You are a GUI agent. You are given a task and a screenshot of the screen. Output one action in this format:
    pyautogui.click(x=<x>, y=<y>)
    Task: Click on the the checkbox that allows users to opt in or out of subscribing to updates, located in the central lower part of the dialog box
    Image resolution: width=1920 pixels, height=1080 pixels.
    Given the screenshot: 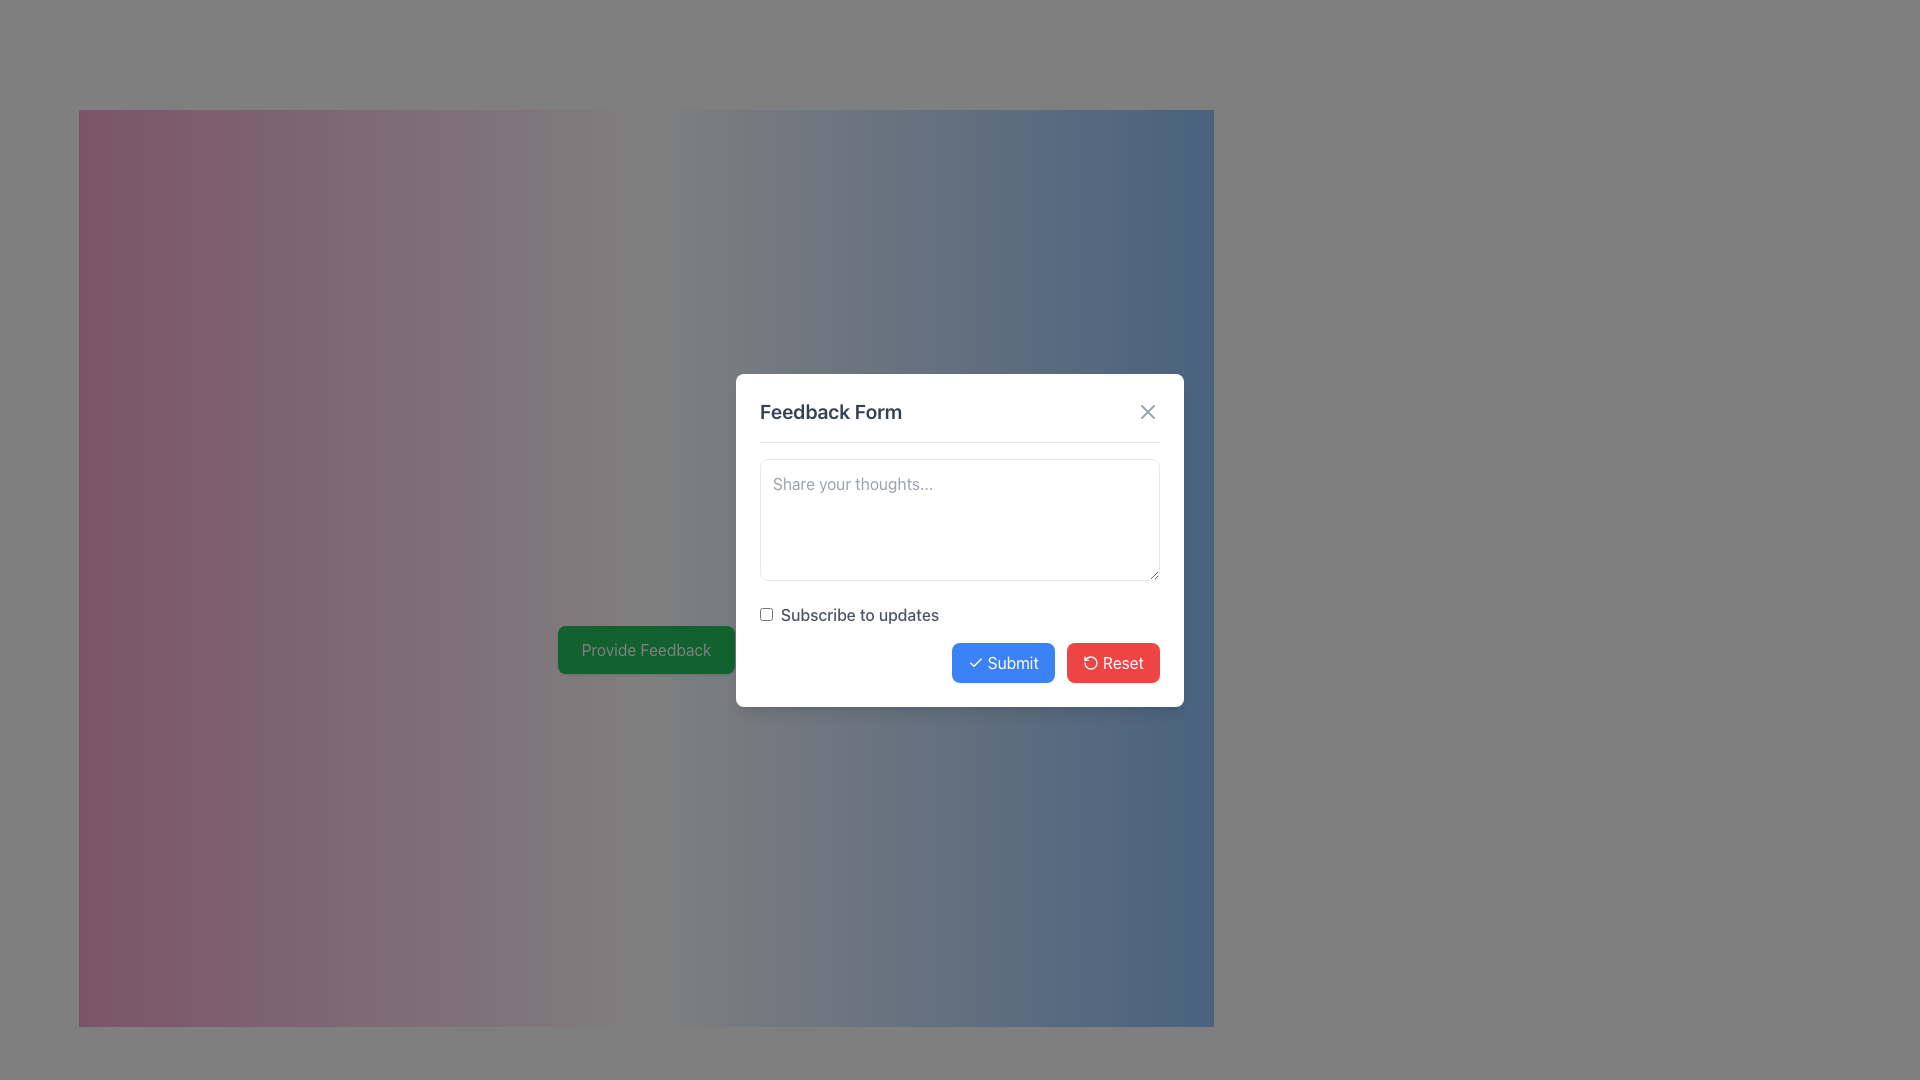 What is the action you would take?
    pyautogui.click(x=765, y=612)
    